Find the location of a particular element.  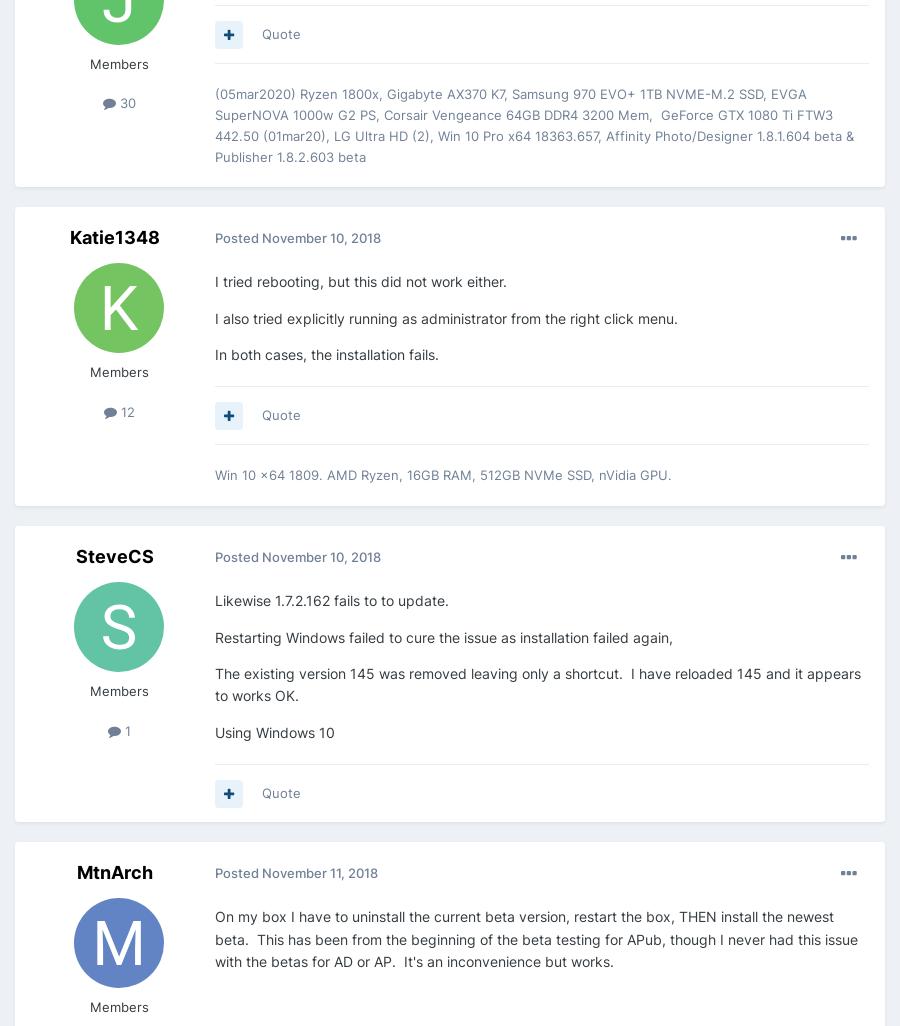

'12' is located at coordinates (125, 412).